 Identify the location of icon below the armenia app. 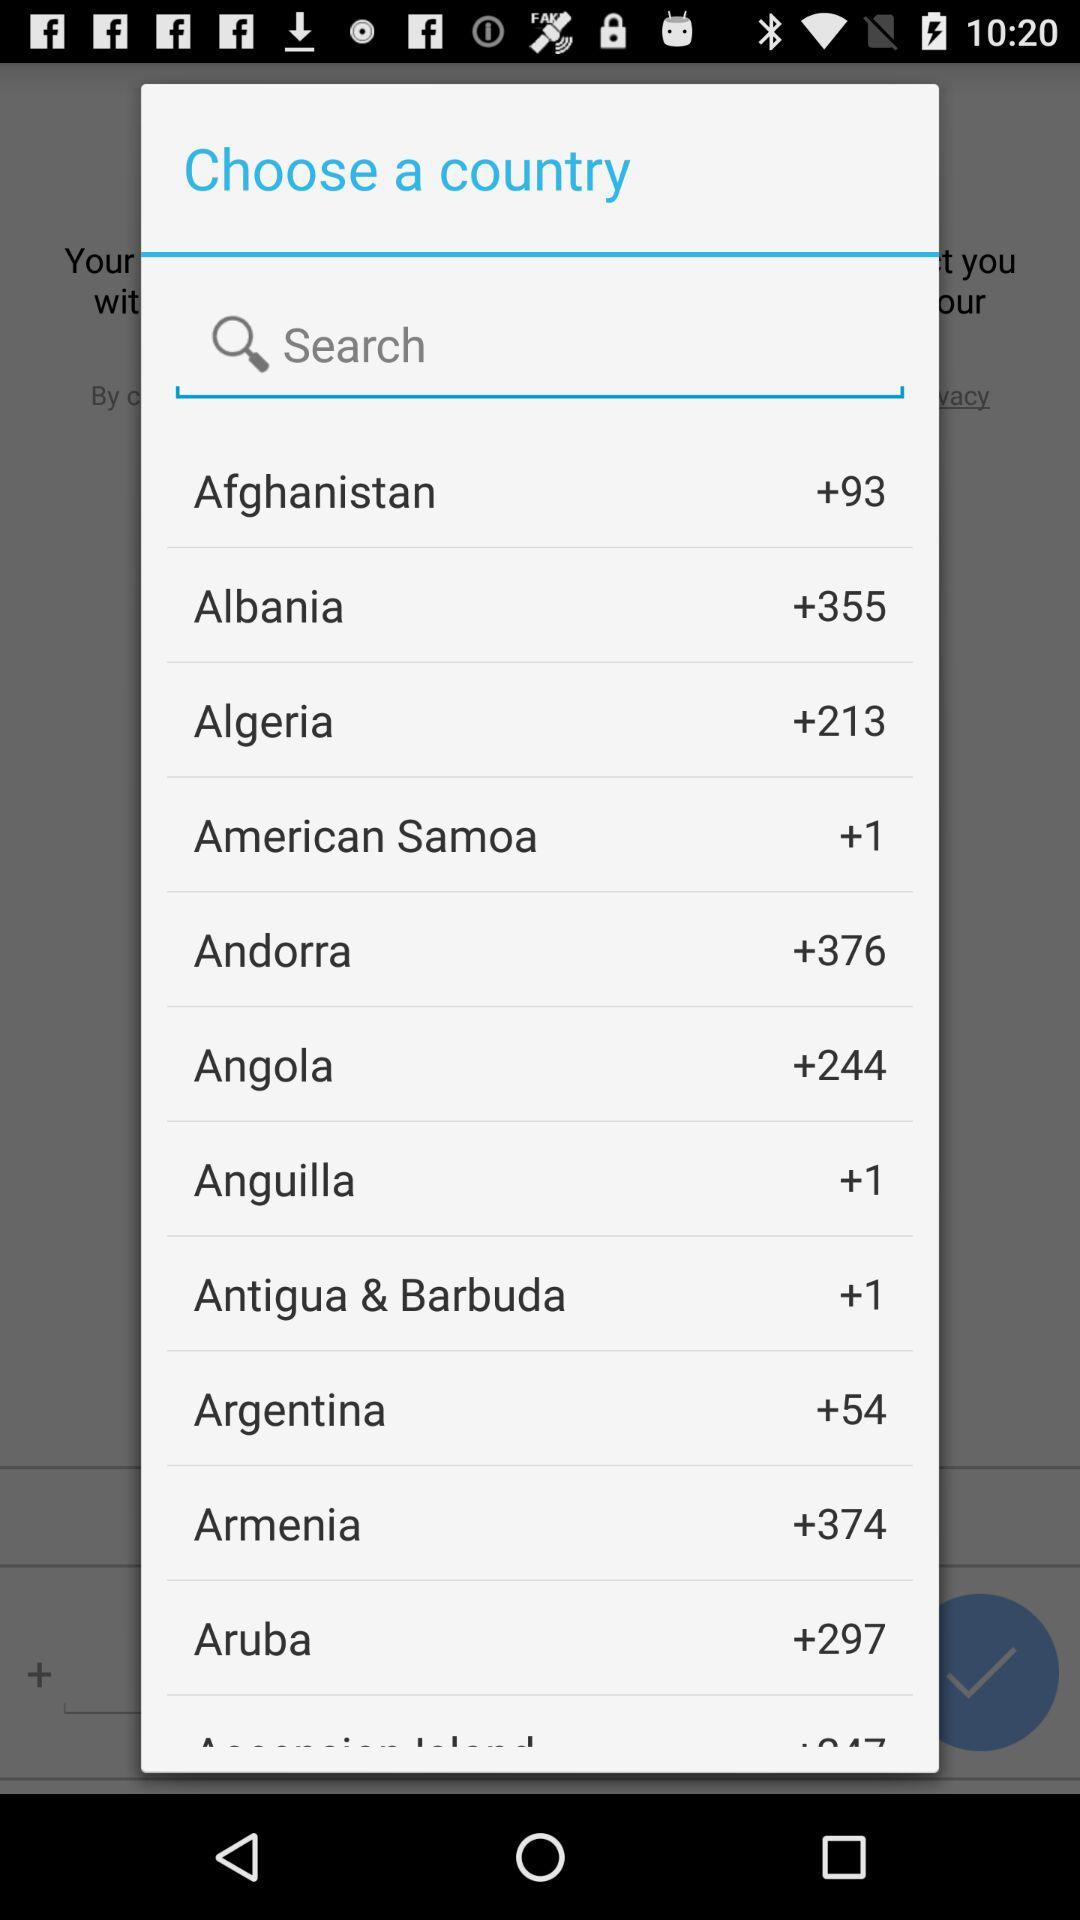
(252, 1637).